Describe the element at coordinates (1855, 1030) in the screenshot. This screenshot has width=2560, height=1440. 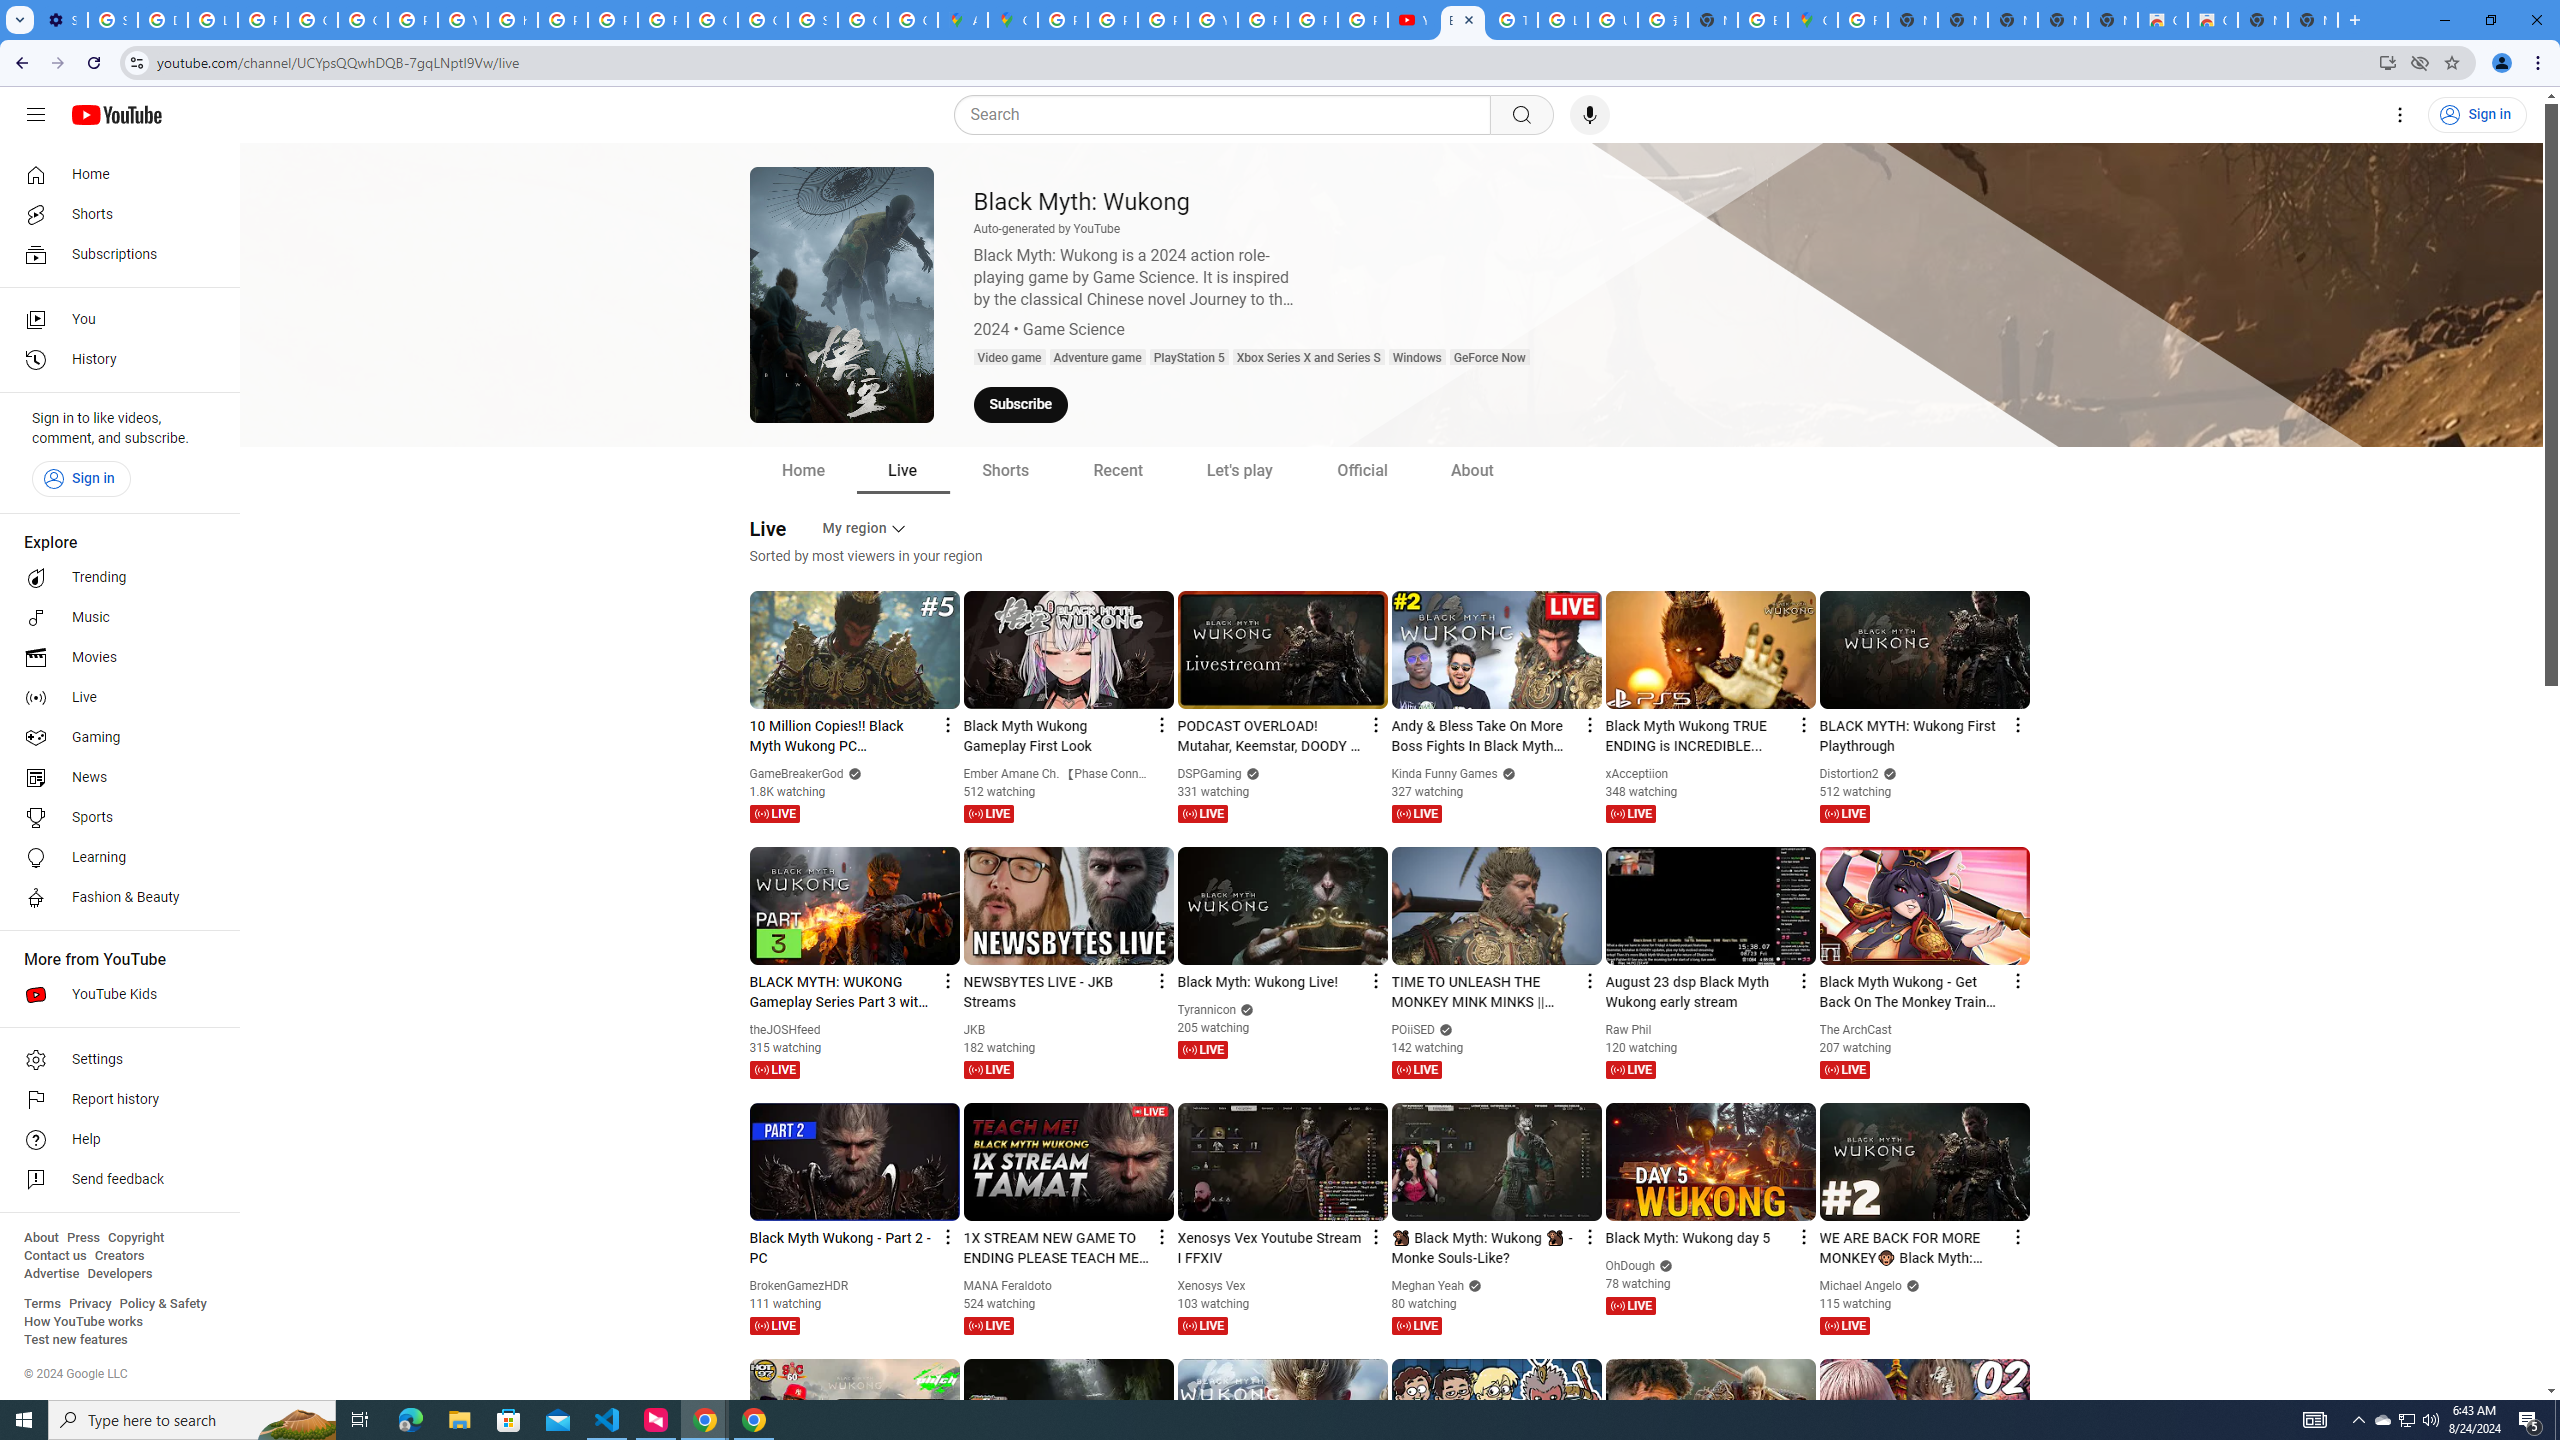
I see `'The ArchCast'` at that location.